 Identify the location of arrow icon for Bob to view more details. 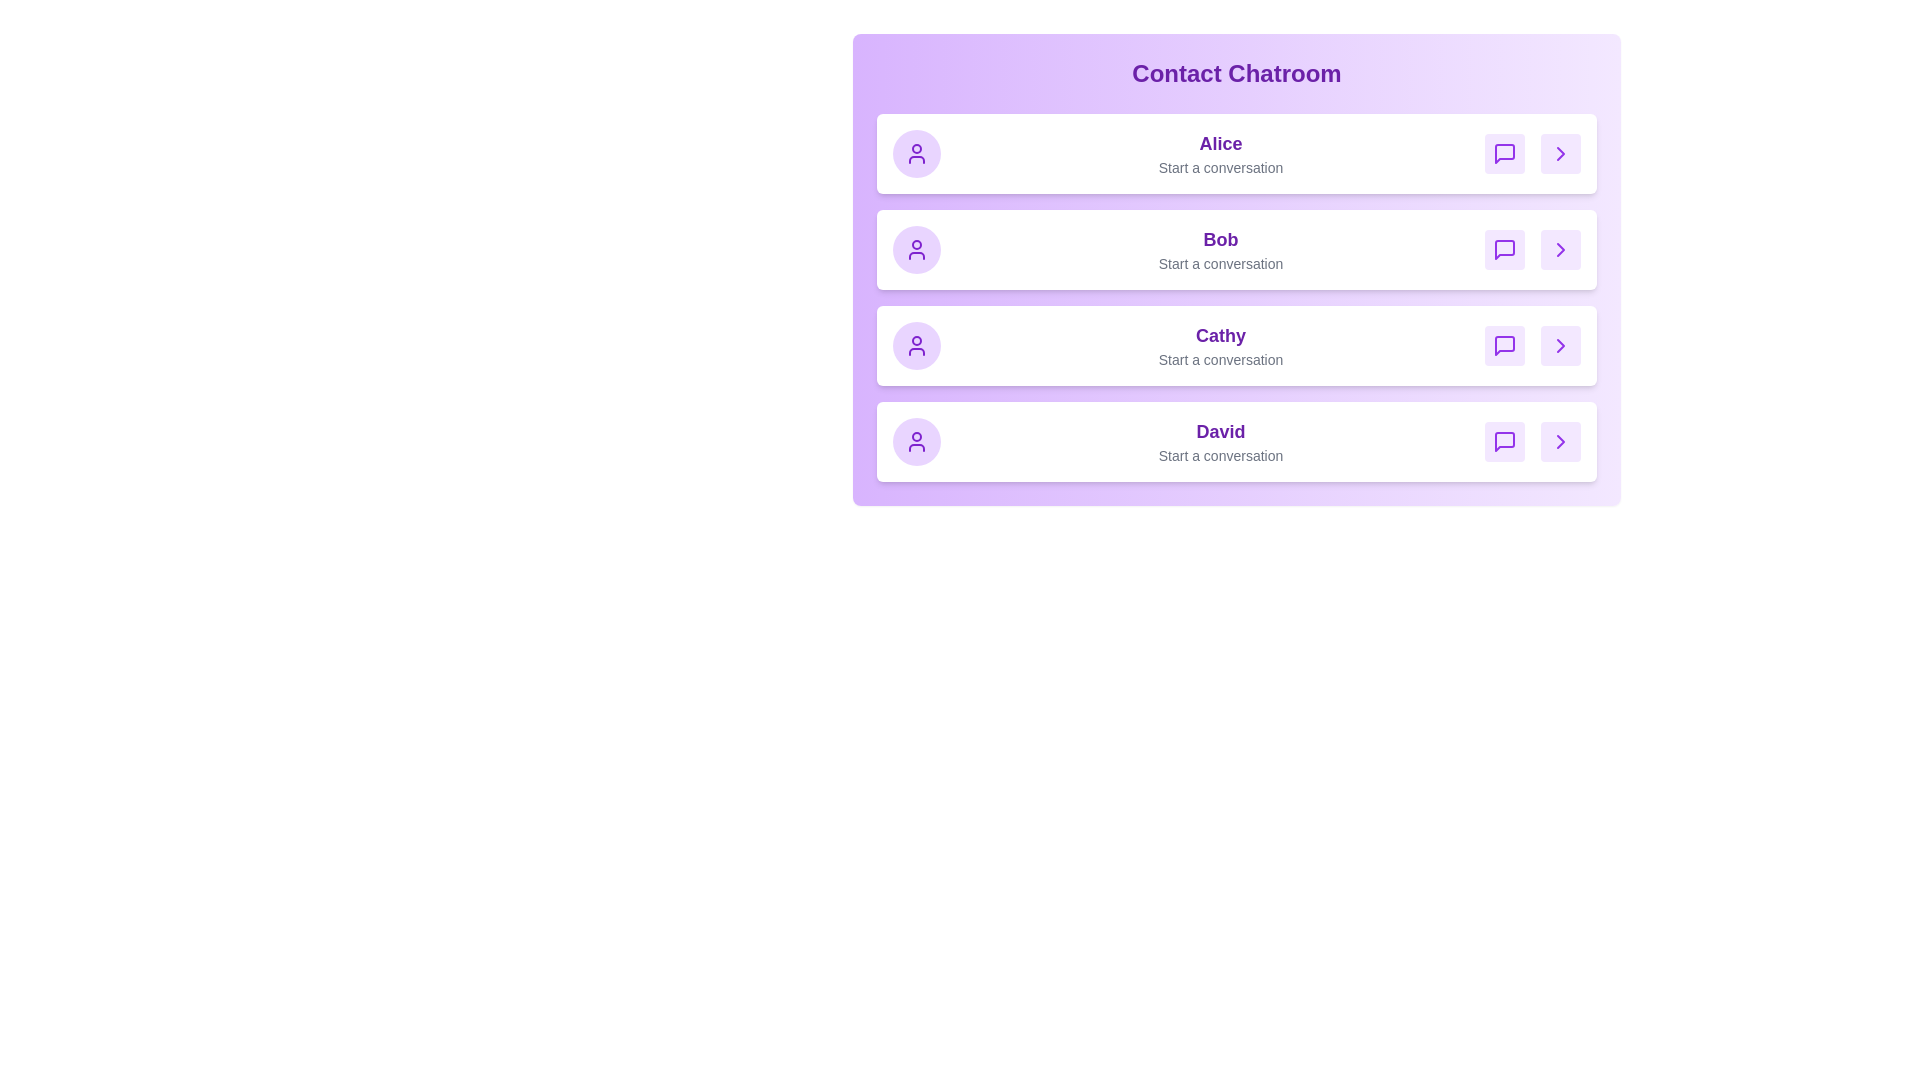
(1559, 249).